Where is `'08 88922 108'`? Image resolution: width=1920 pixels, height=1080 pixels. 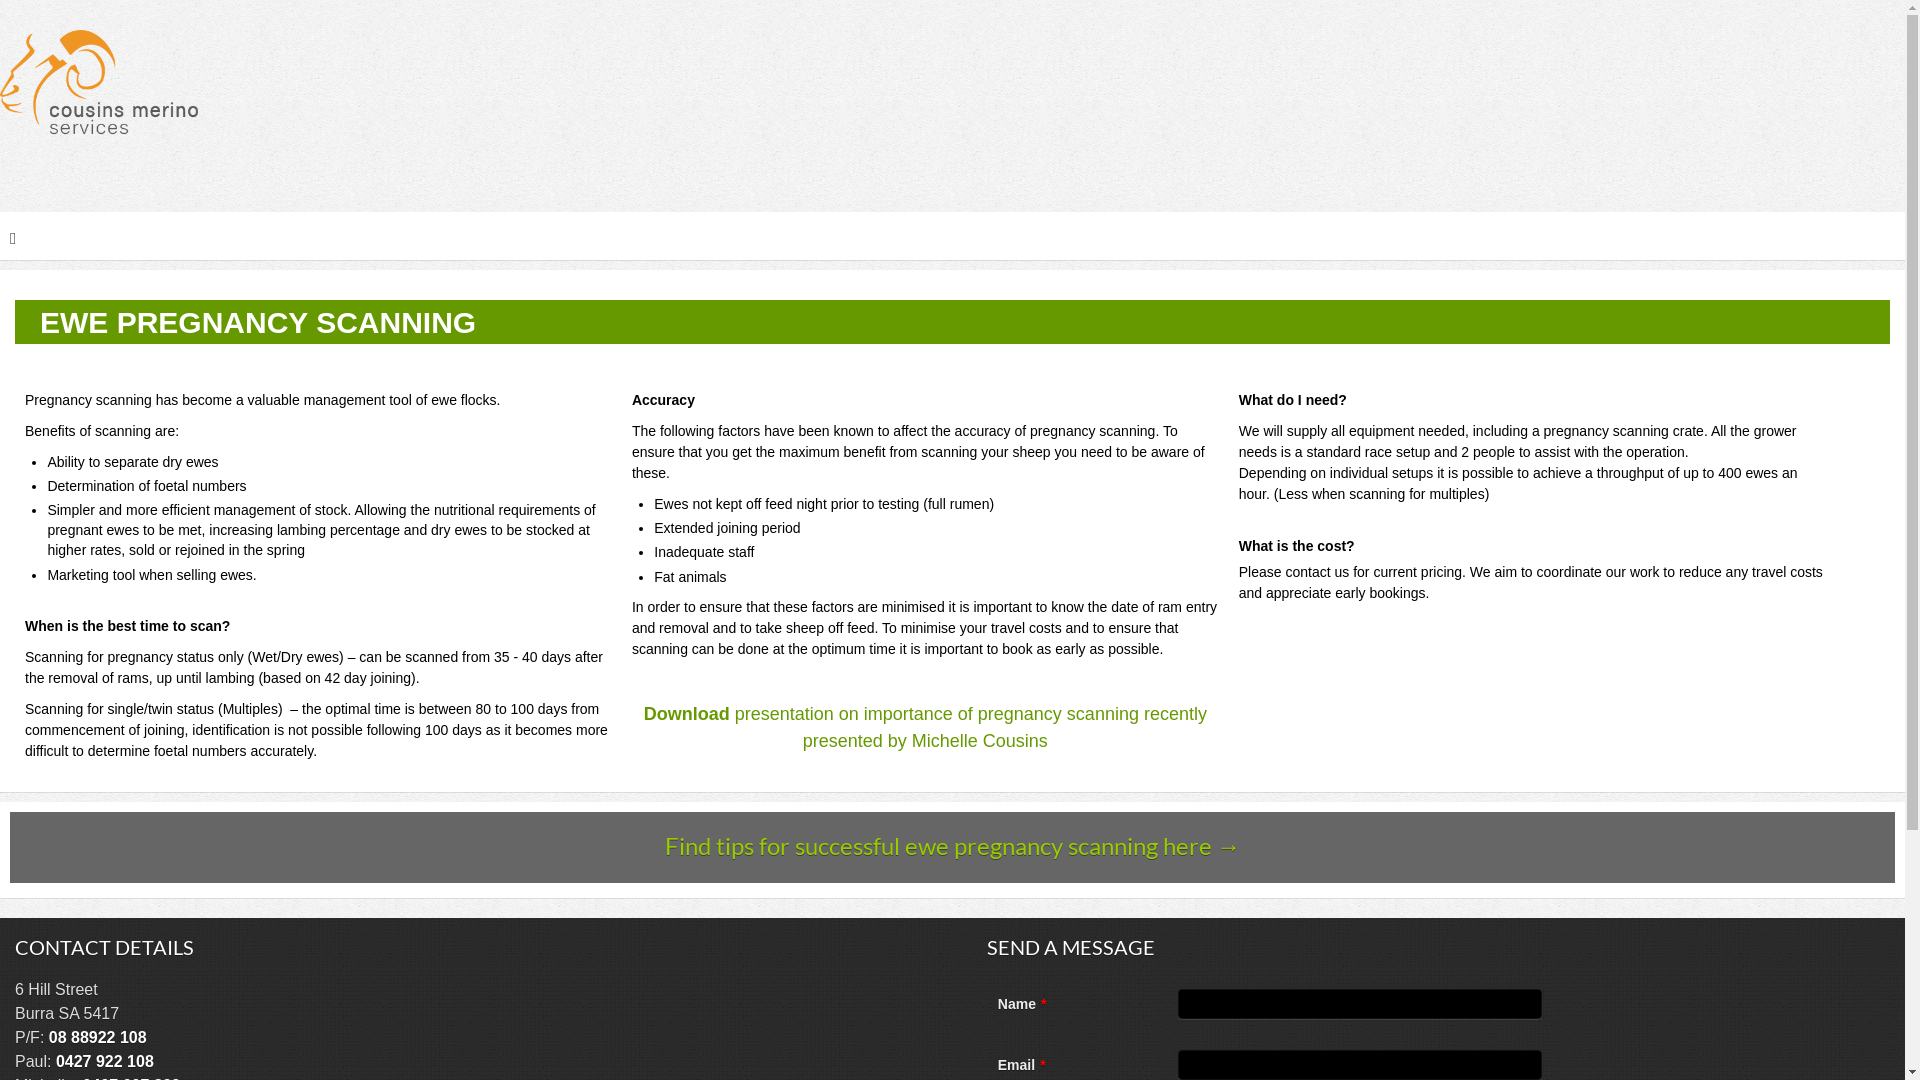 '08 88922 108' is located at coordinates (96, 1036).